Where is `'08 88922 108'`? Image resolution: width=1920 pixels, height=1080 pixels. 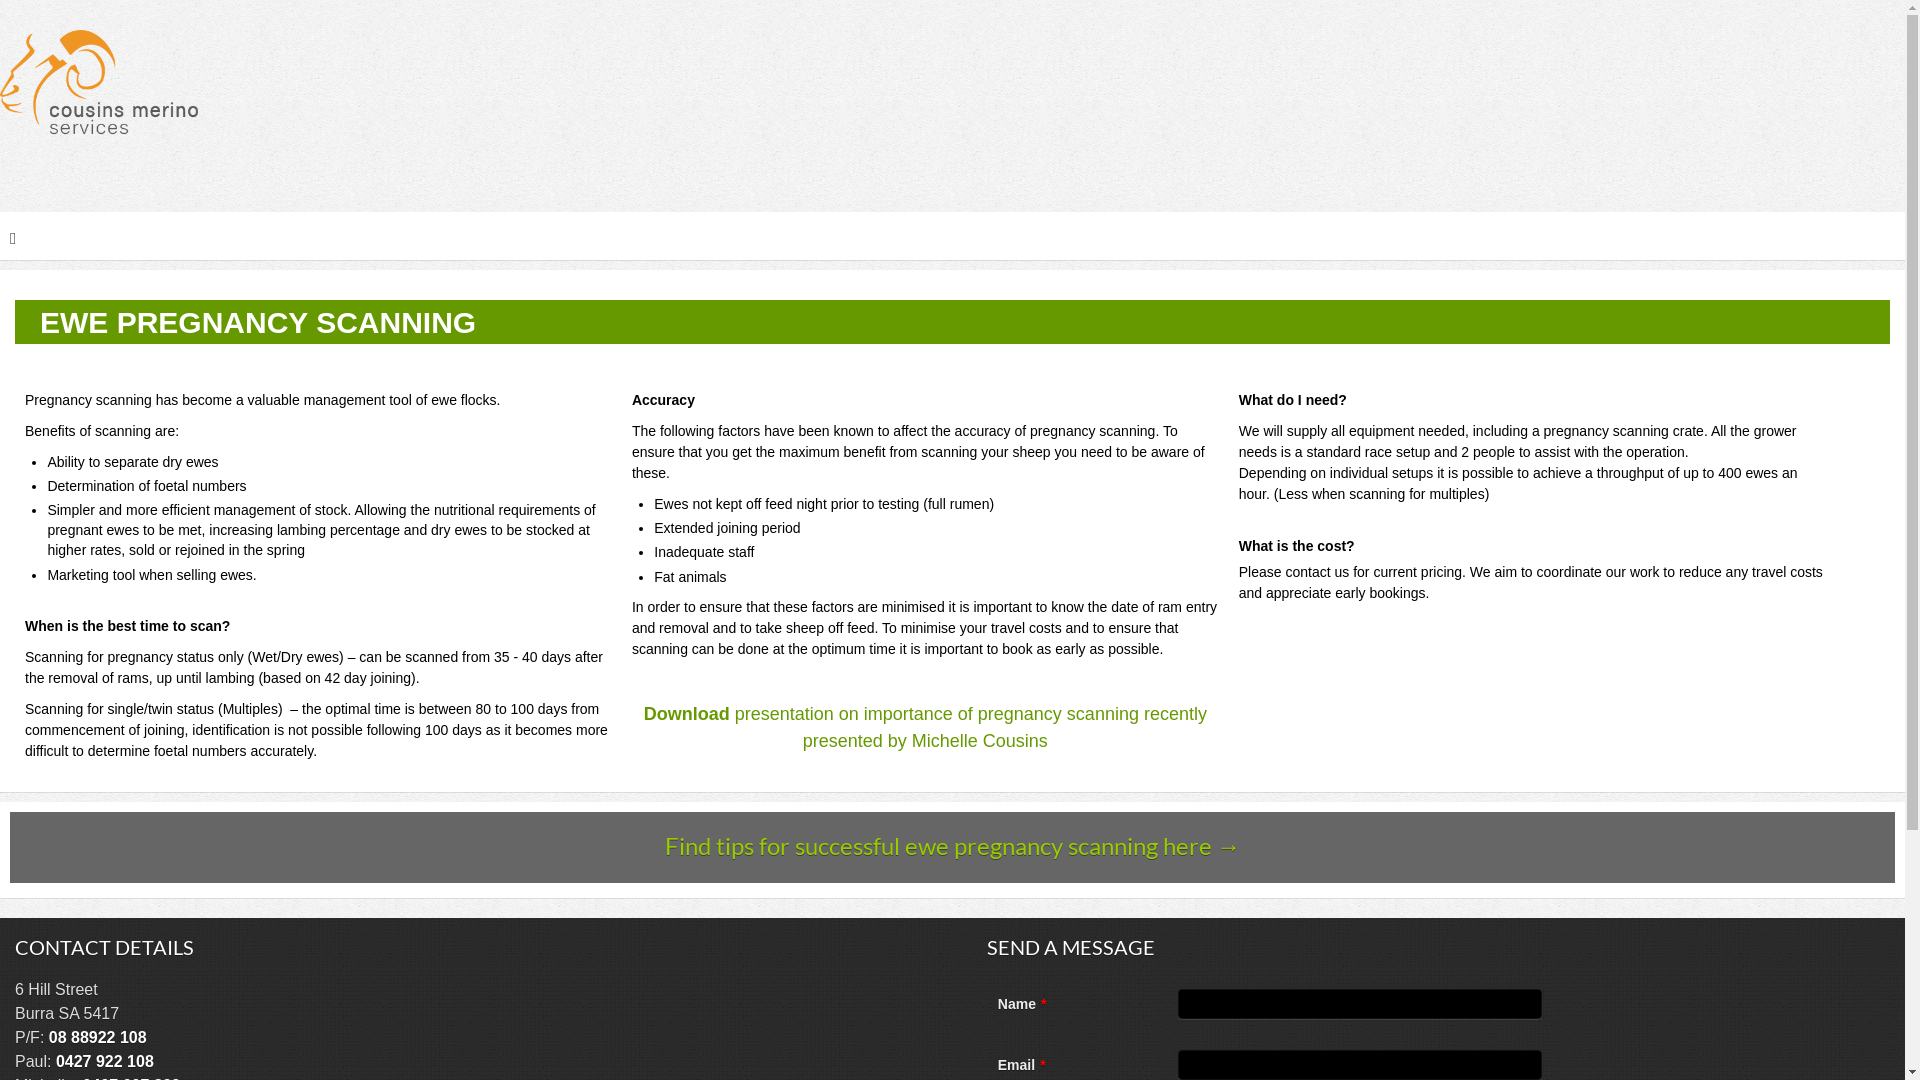 '08 88922 108' is located at coordinates (96, 1036).